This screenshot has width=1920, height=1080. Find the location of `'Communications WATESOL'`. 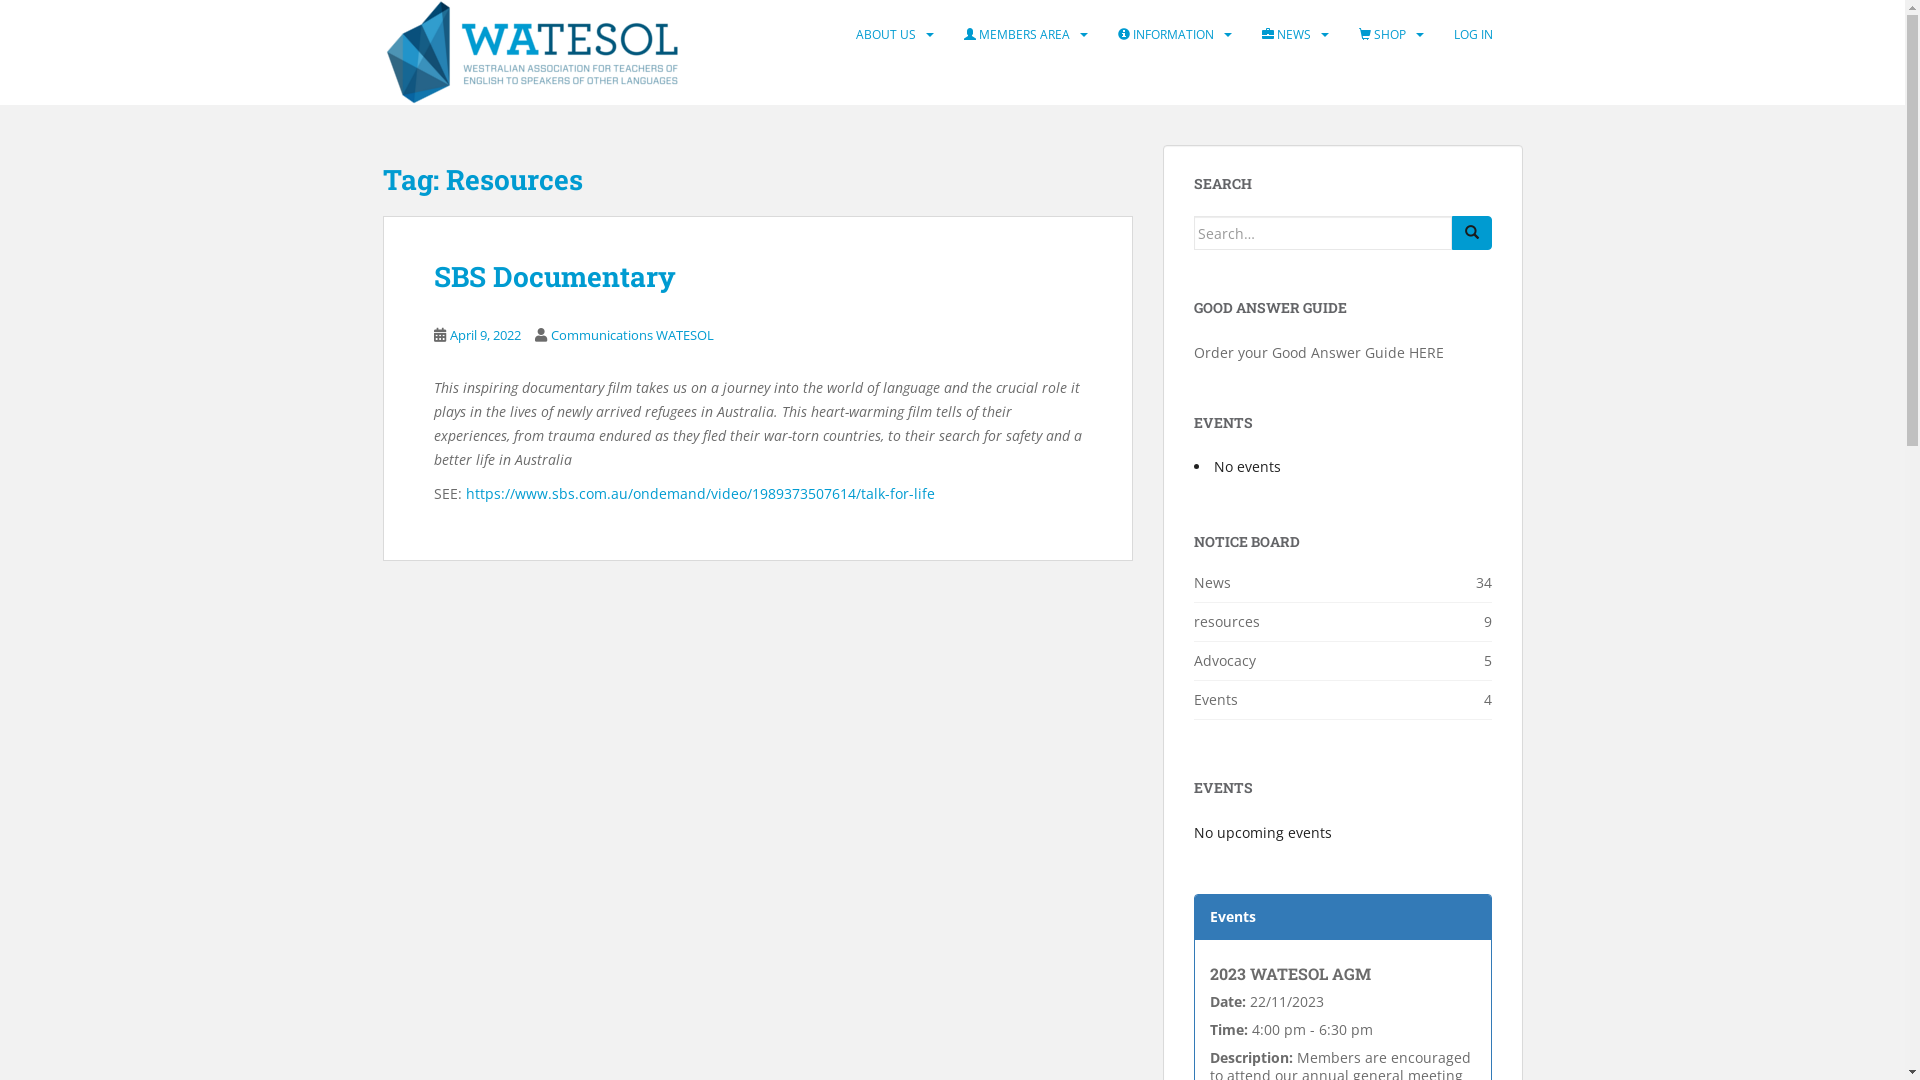

'Communications WATESOL' is located at coordinates (630, 334).